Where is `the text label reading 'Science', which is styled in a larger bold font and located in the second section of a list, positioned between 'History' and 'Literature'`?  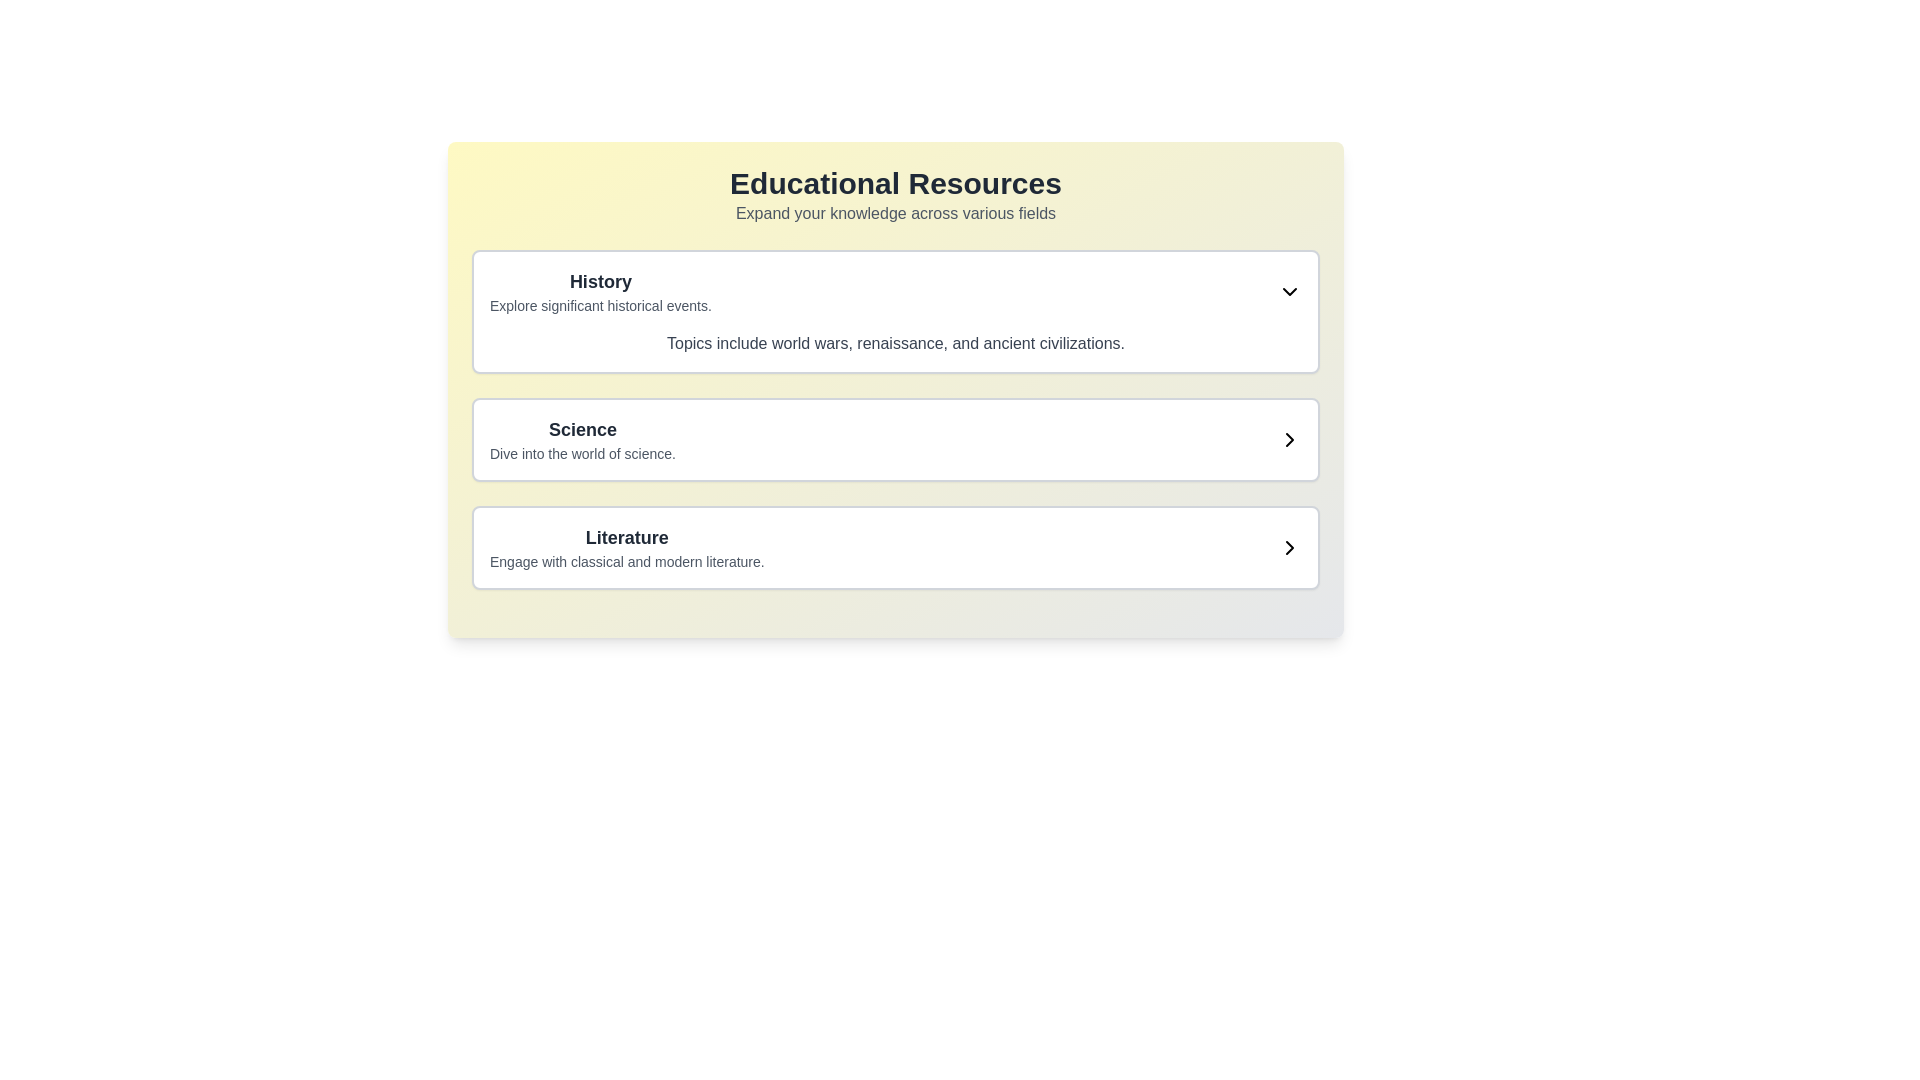 the text label reading 'Science', which is styled in a larger bold font and located in the second section of a list, positioned between 'History' and 'Literature' is located at coordinates (581, 428).